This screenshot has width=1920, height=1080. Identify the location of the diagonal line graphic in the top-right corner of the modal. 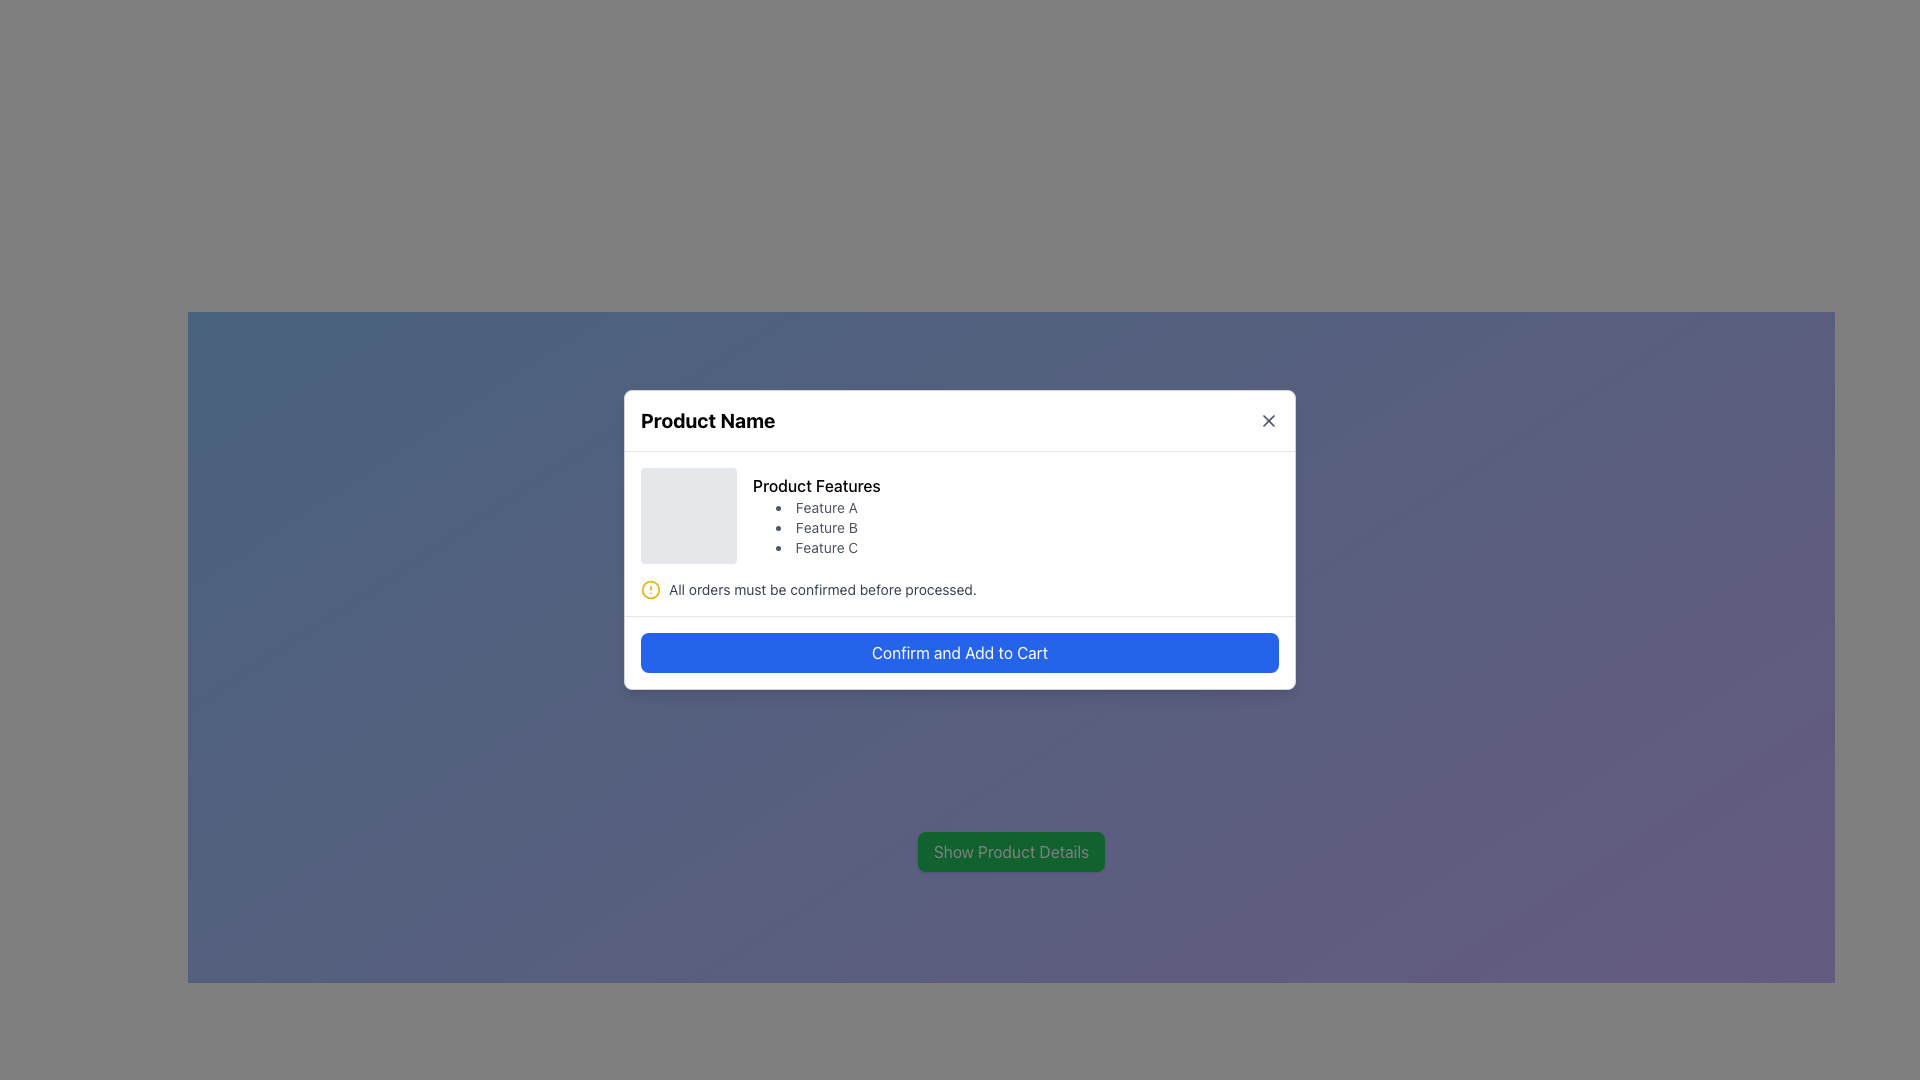
(1267, 419).